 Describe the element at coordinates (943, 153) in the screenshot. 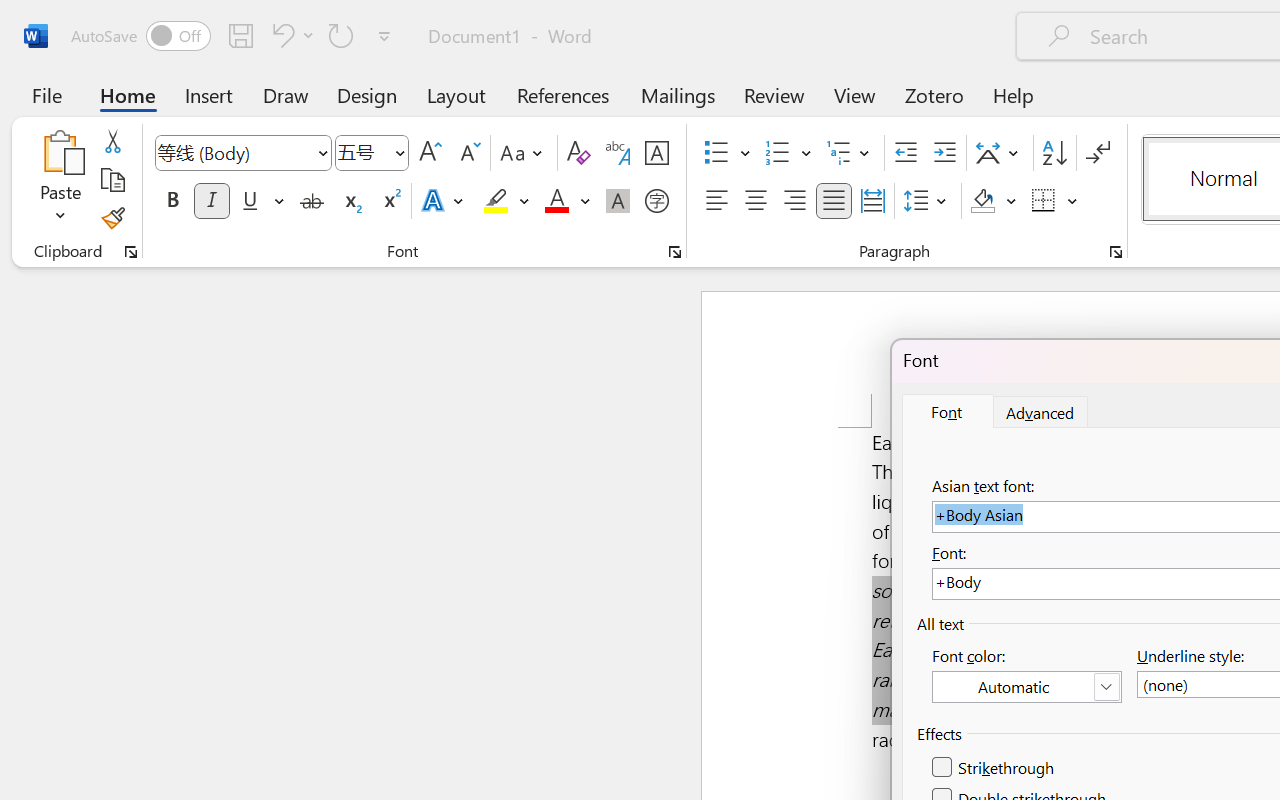

I see `'Increase Indent'` at that location.